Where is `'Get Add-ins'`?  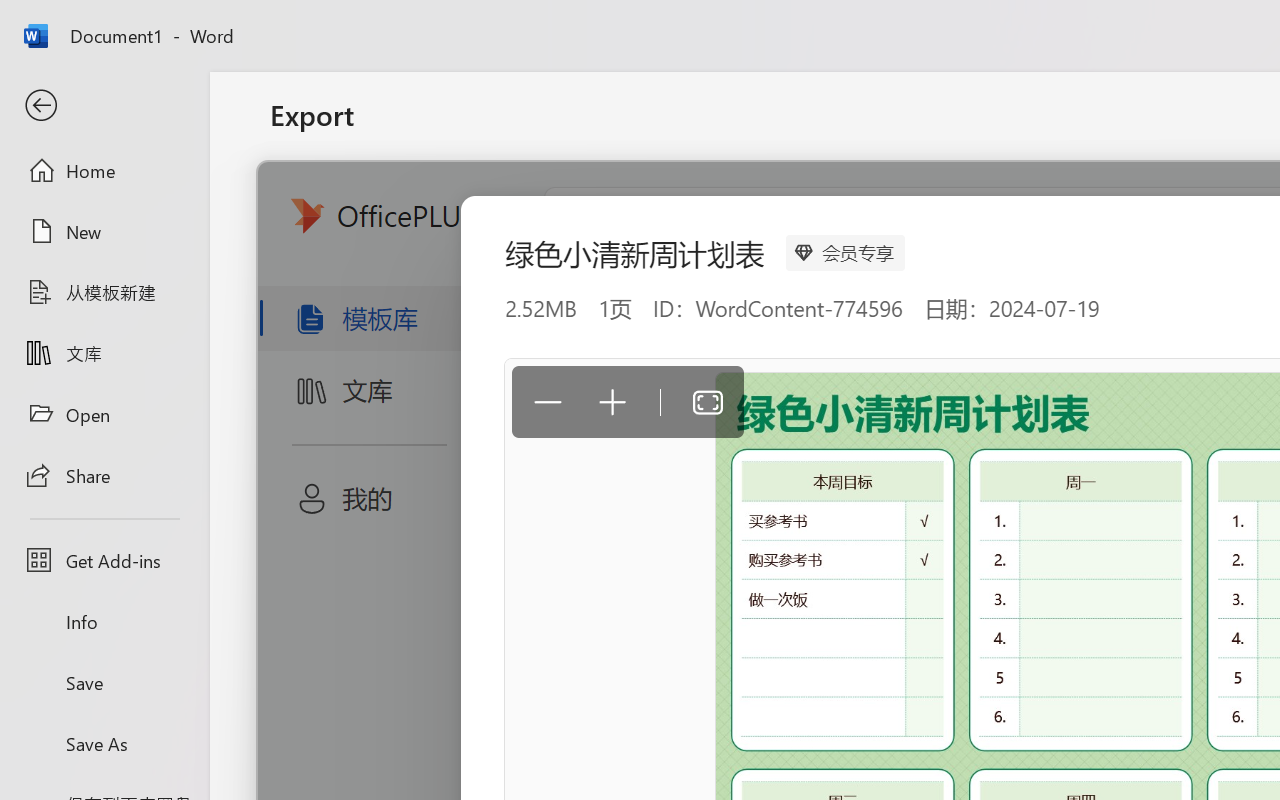 'Get Add-ins' is located at coordinates (103, 560).